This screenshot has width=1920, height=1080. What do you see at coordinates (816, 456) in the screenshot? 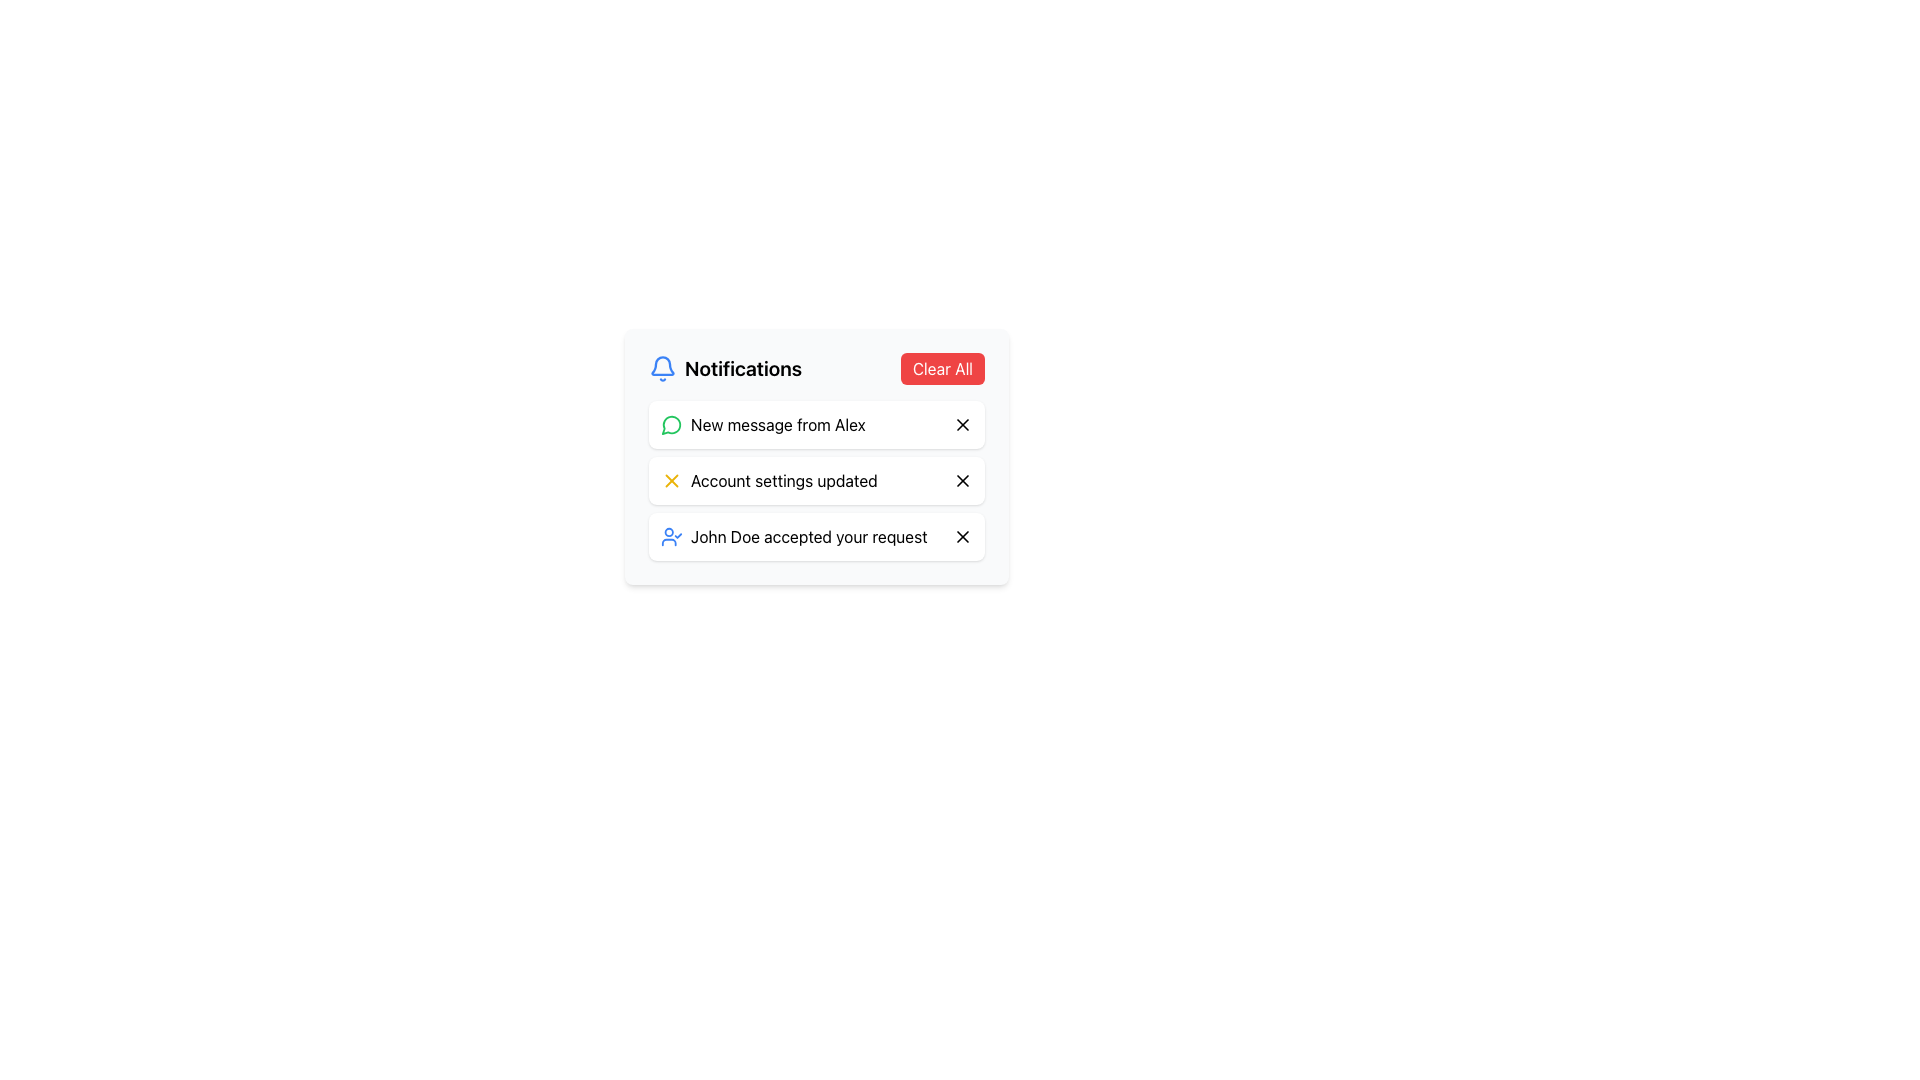
I see `the second notification card in the Notifications panel that informs about an account settings update` at bounding box center [816, 456].